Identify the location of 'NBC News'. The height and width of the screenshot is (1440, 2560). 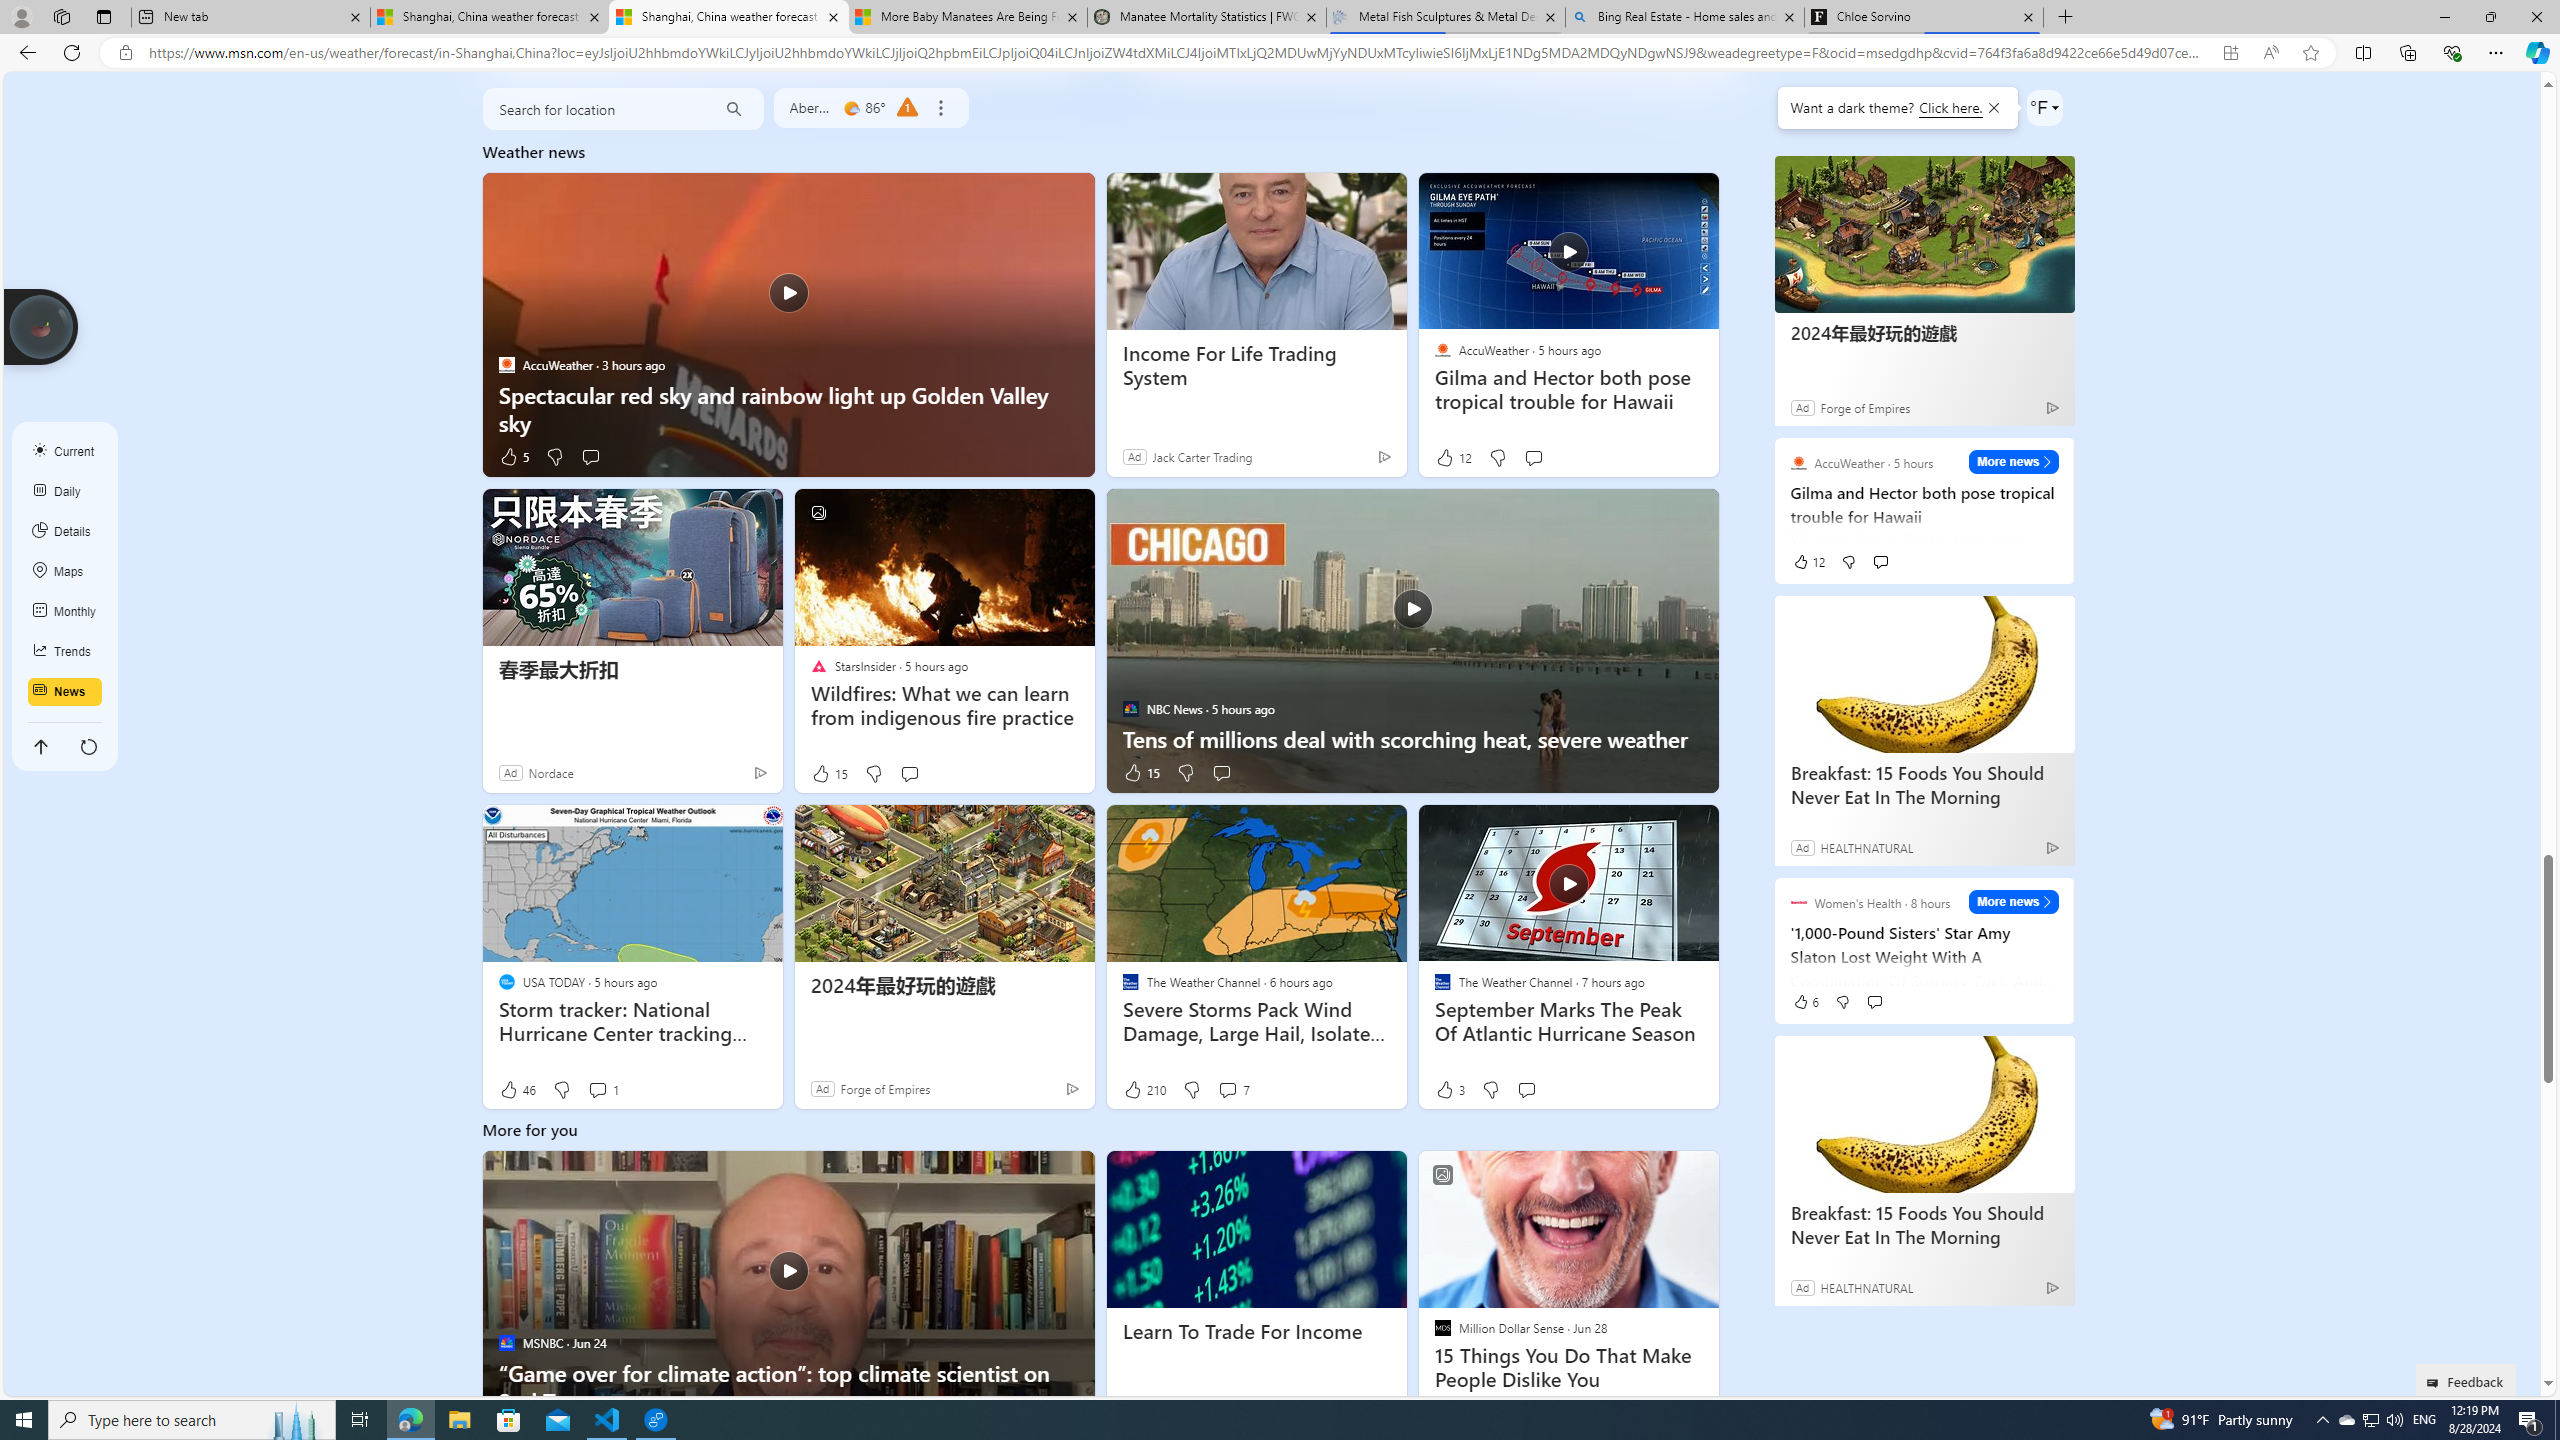
(1129, 708).